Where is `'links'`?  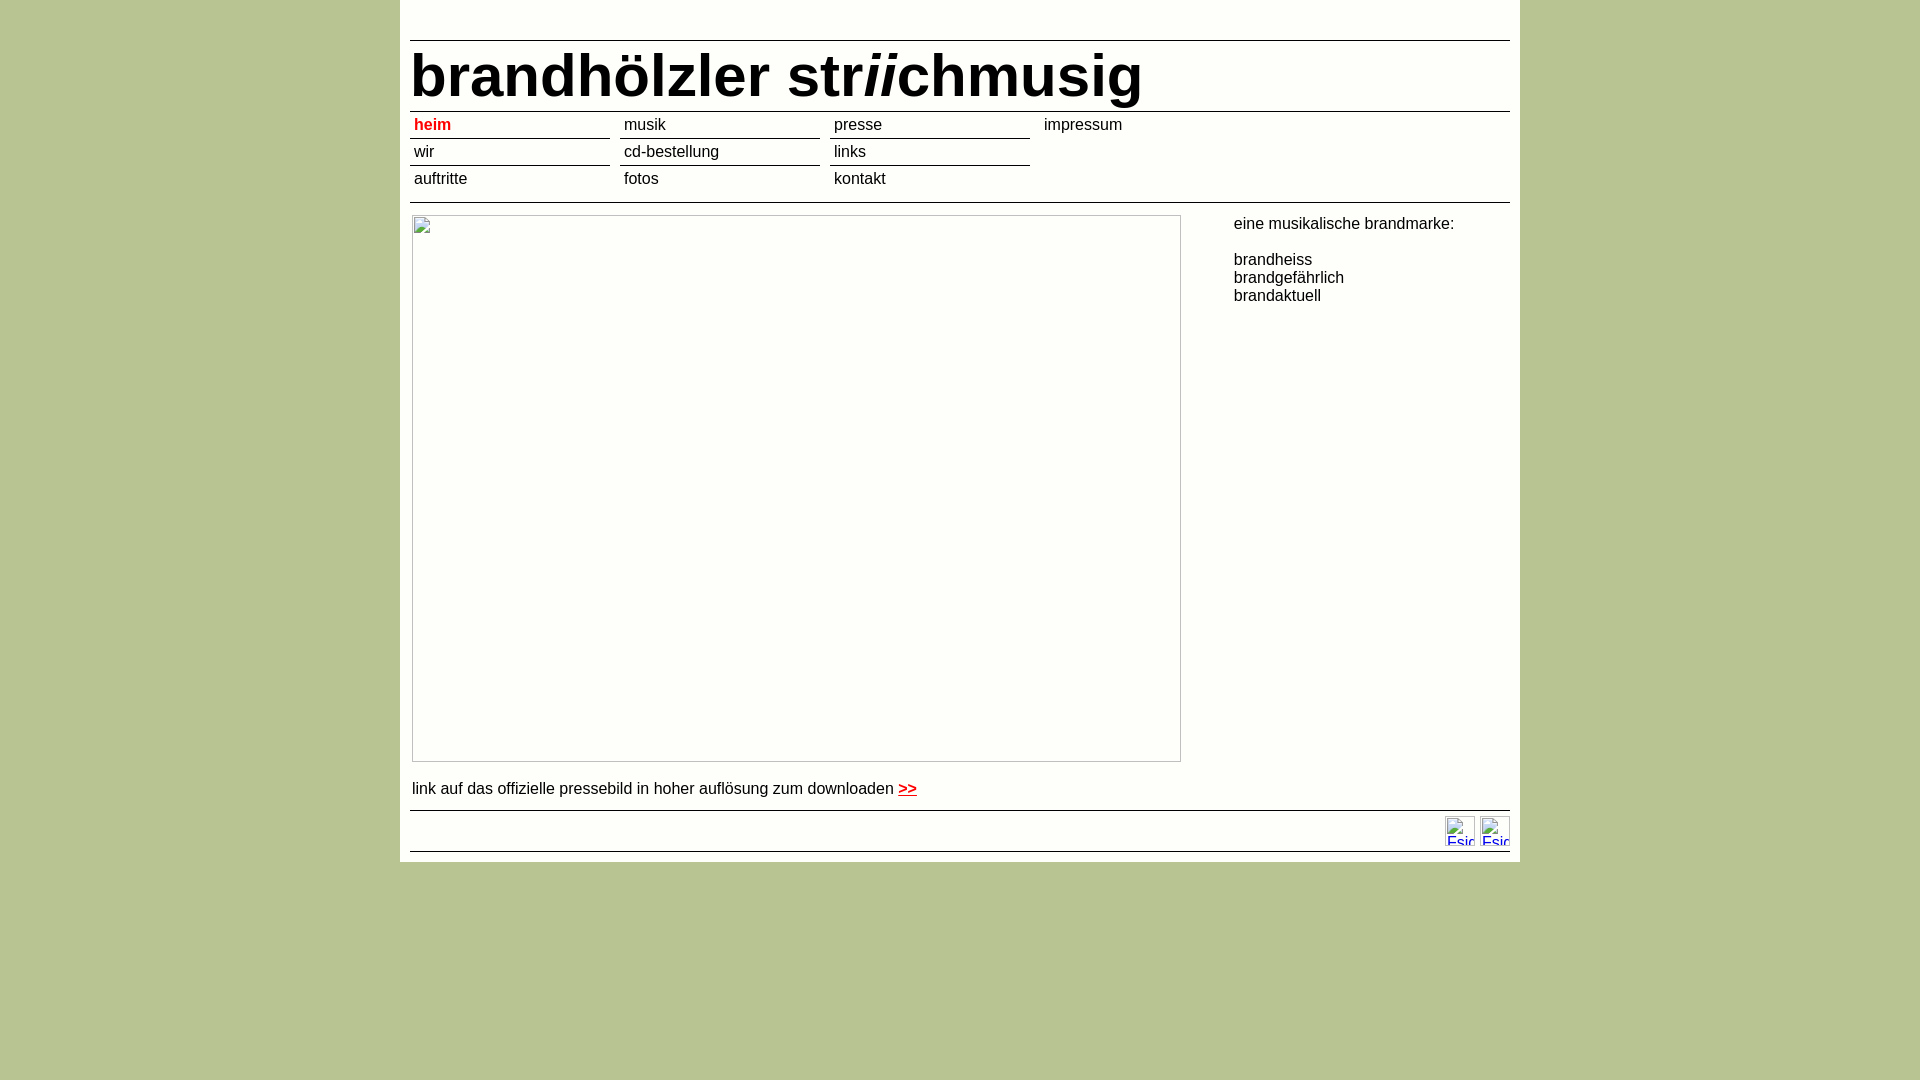
'links' is located at coordinates (849, 150).